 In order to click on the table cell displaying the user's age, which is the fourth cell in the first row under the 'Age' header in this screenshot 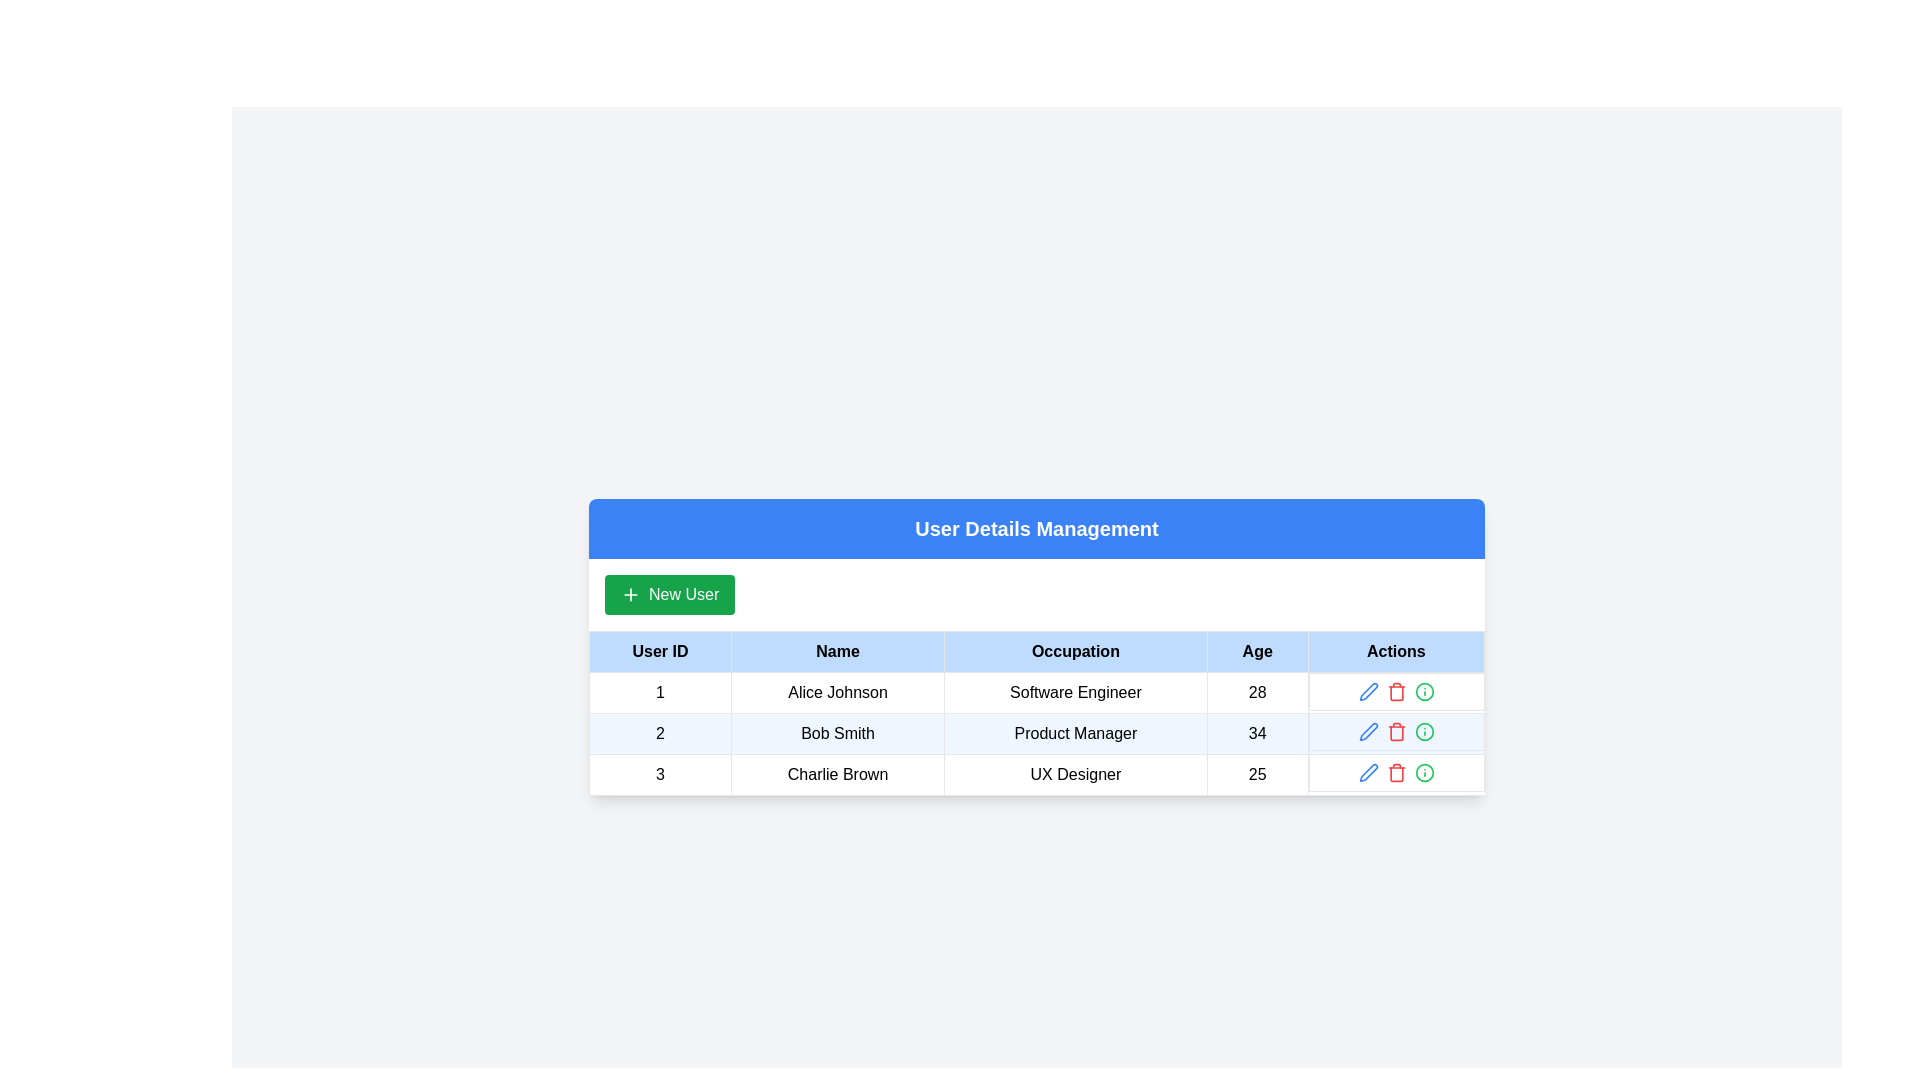, I will do `click(1256, 691)`.